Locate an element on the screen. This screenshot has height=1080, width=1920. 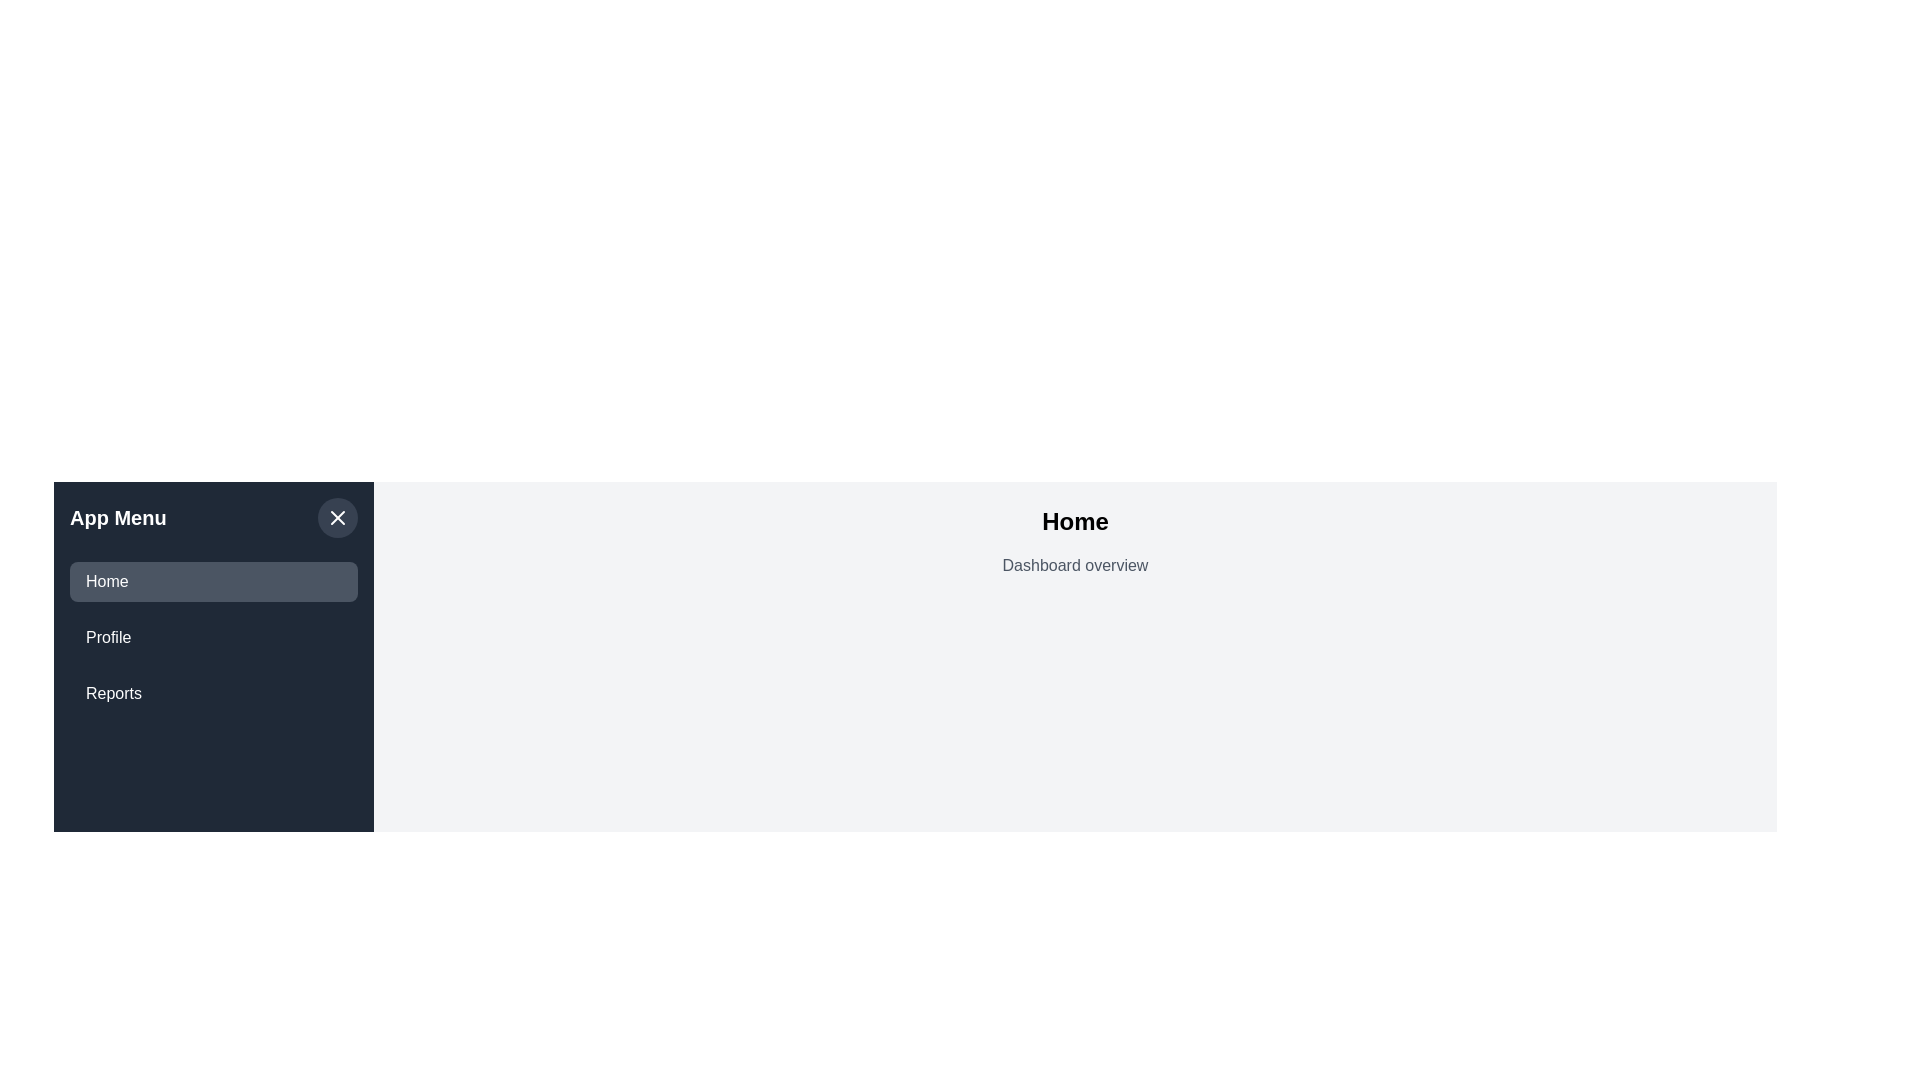
the feature Profile from the list is located at coordinates (214, 637).